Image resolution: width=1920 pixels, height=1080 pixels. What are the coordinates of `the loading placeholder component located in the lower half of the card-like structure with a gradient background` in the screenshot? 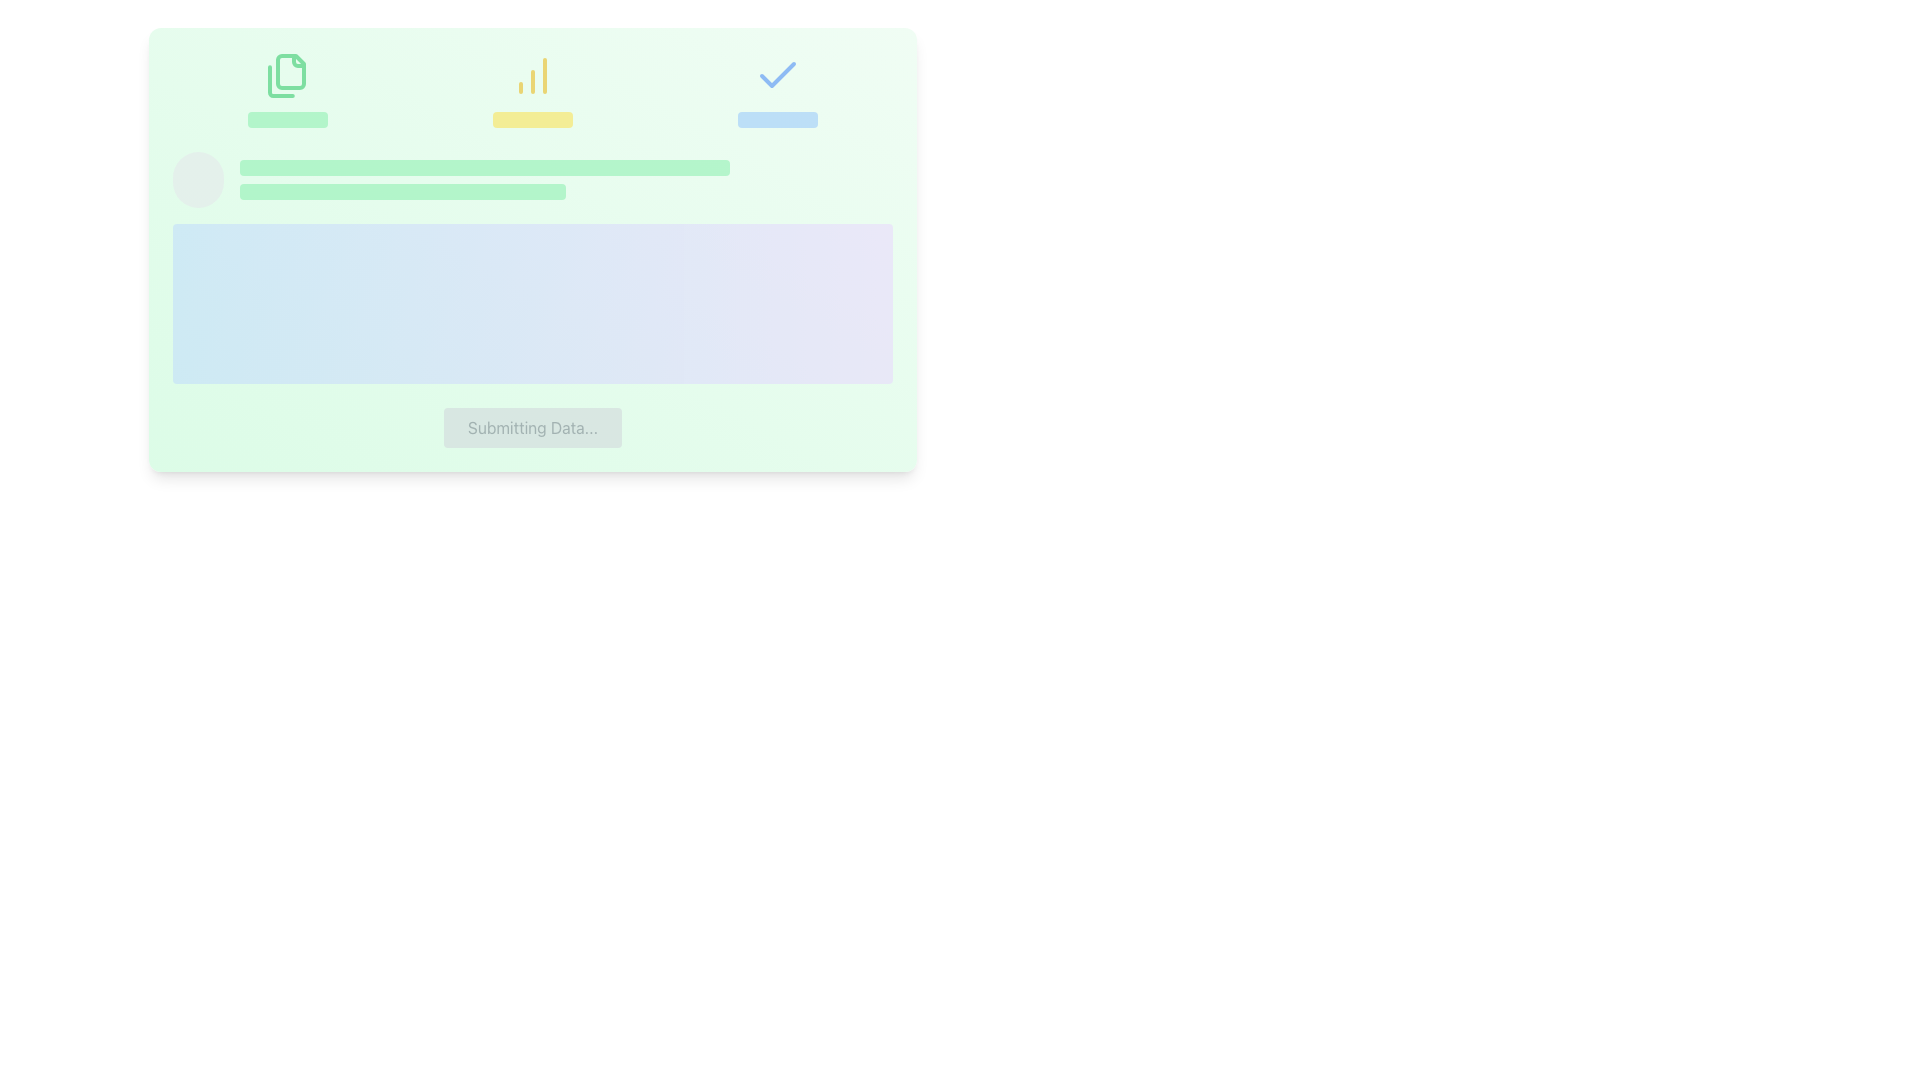 It's located at (532, 266).